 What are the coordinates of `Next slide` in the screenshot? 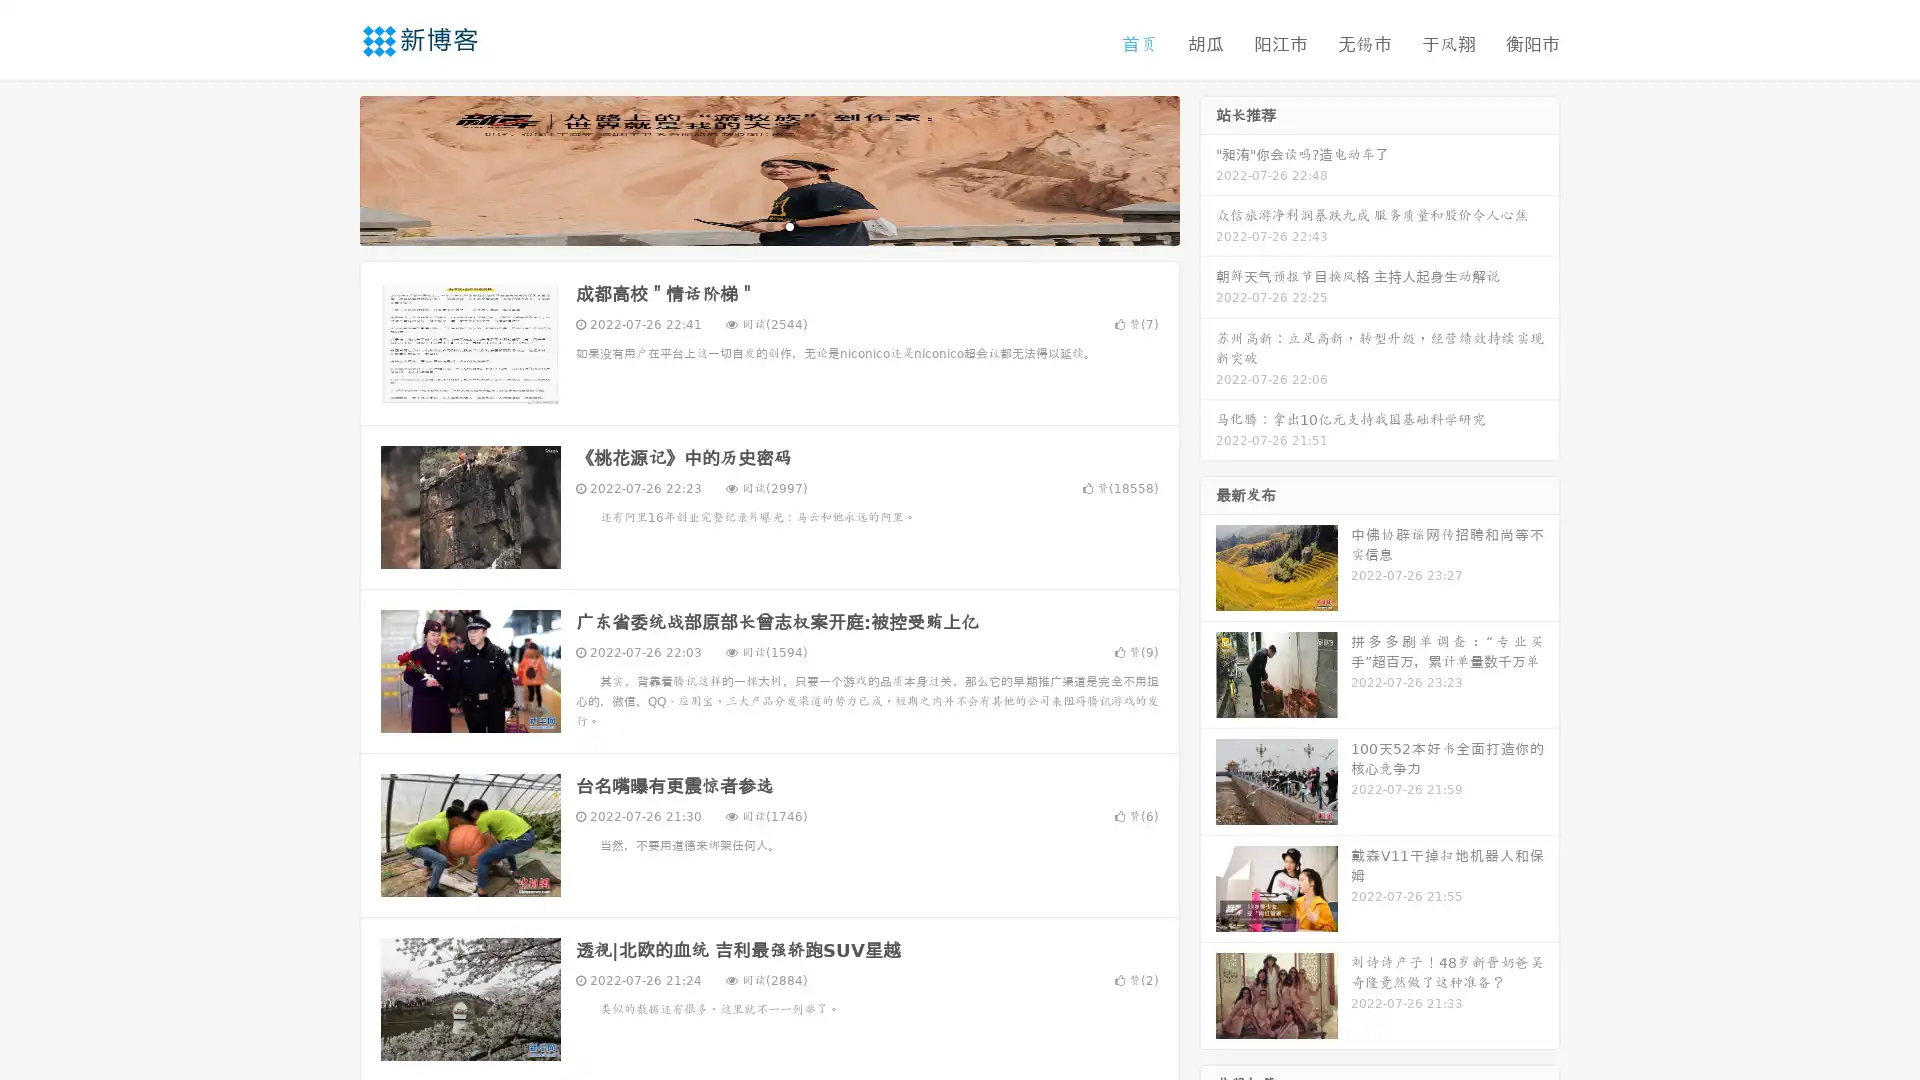 It's located at (1208, 168).